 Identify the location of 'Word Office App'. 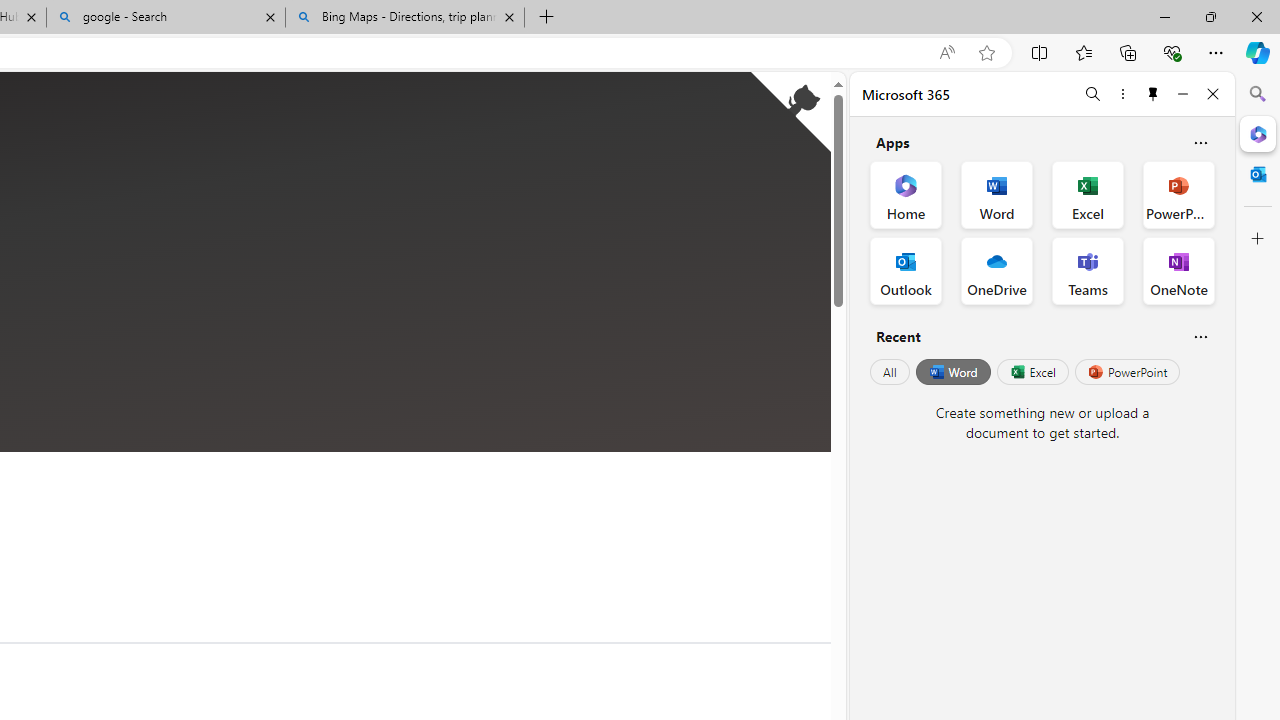
(997, 195).